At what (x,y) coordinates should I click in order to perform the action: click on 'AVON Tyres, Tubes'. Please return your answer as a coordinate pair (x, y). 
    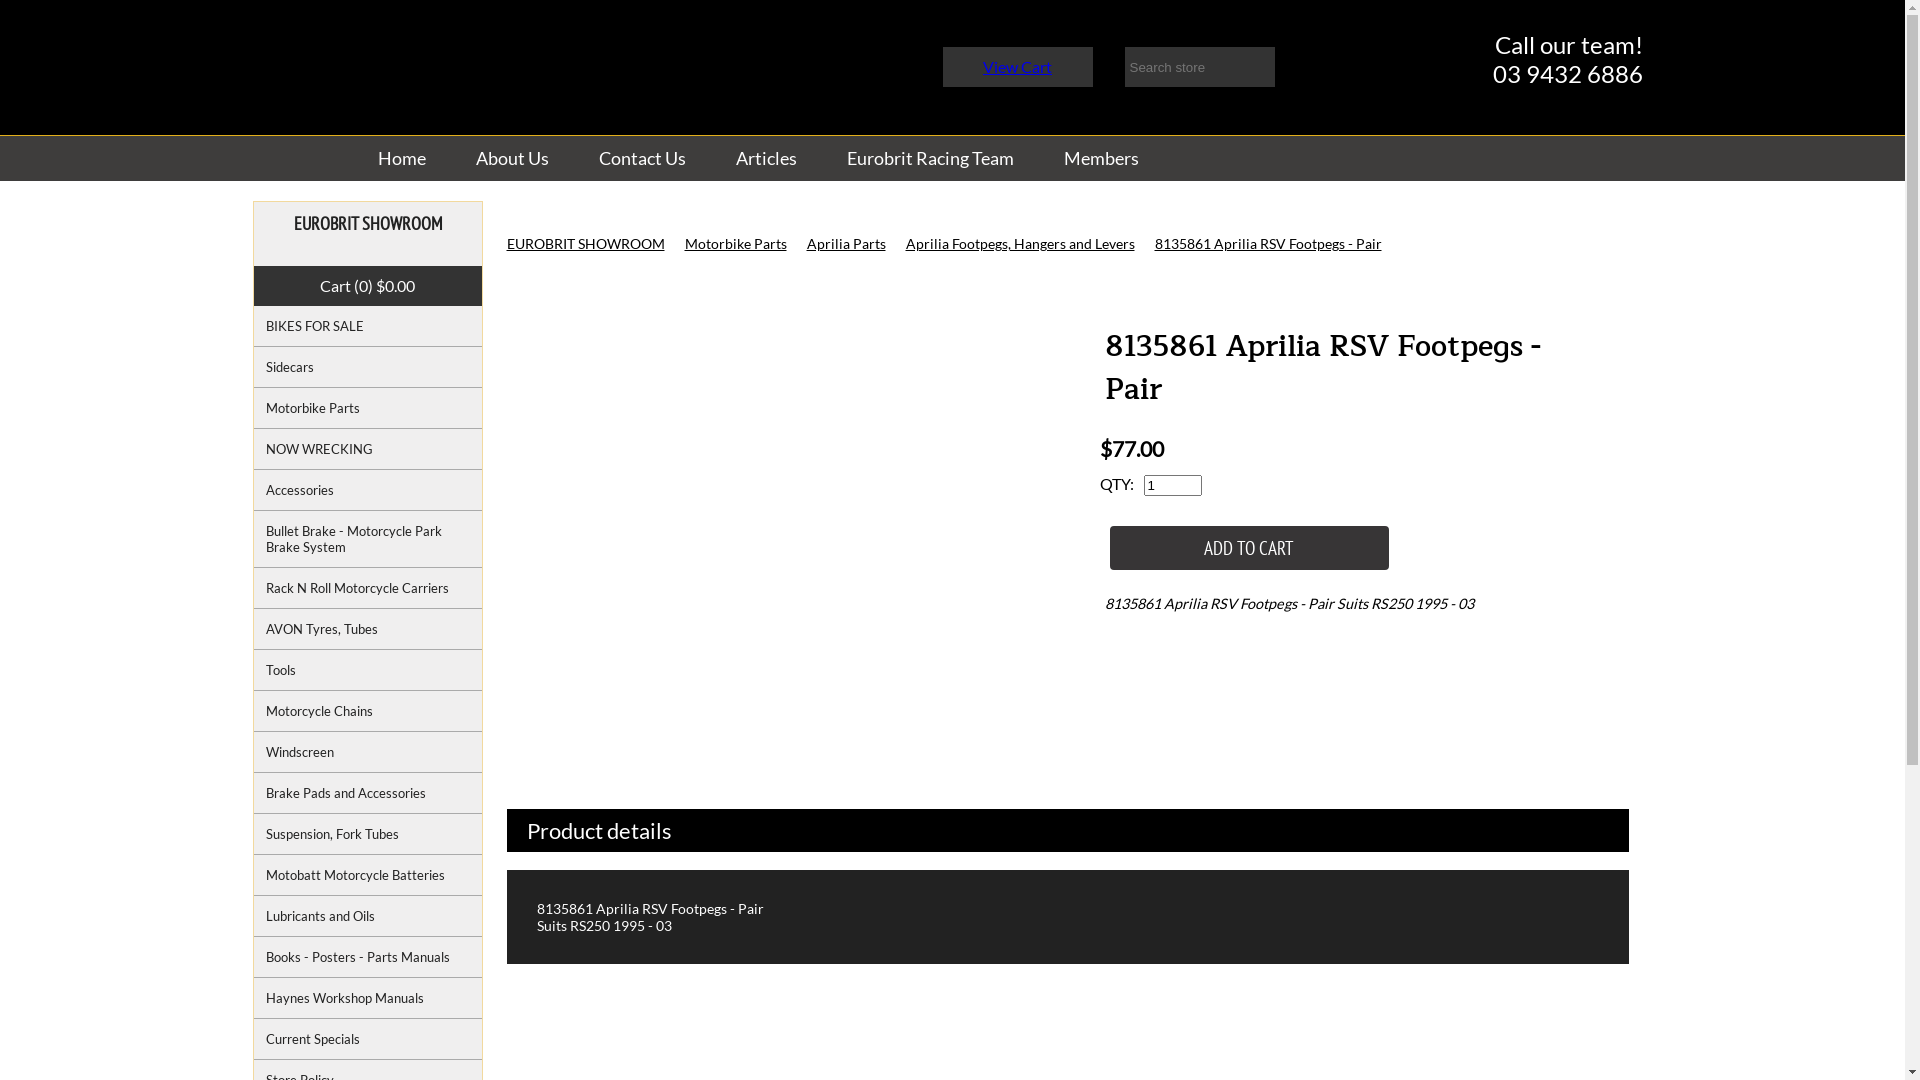
    Looking at the image, I should click on (368, 628).